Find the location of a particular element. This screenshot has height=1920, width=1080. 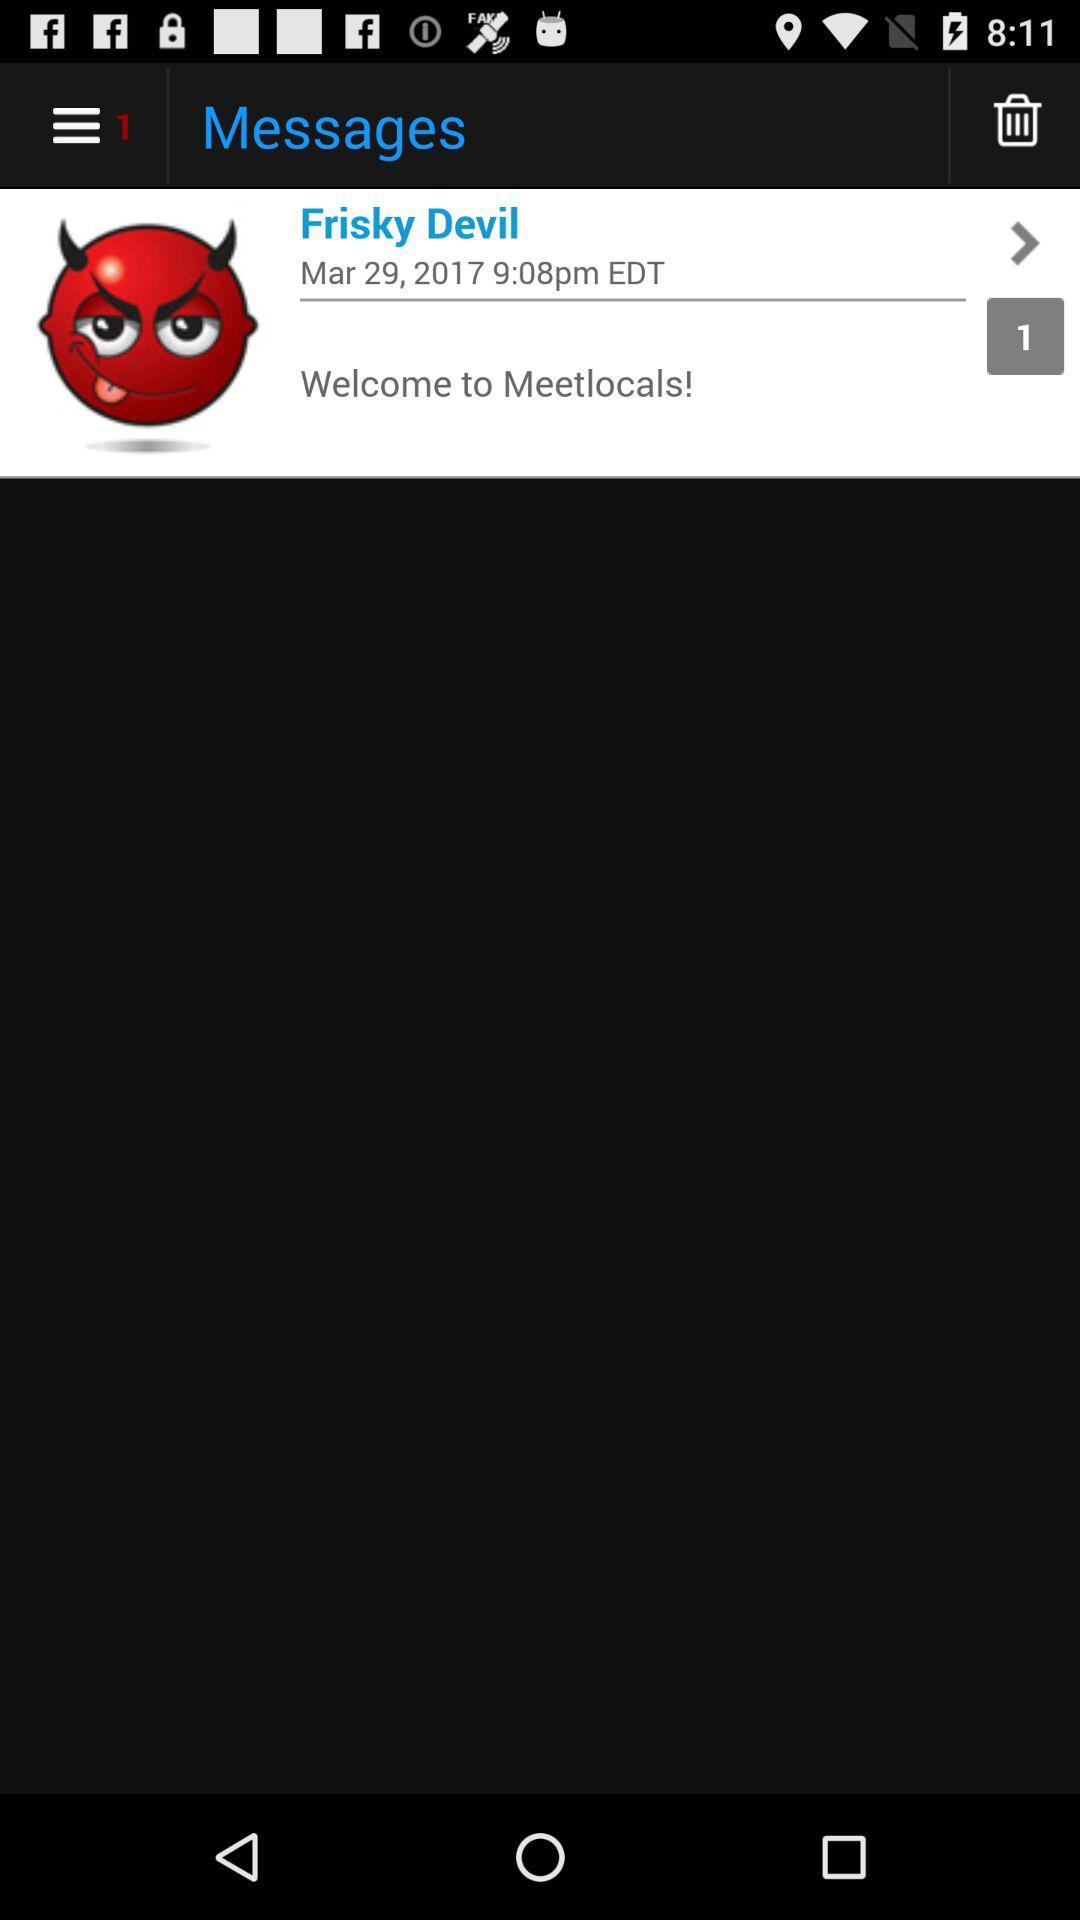

delete message s is located at coordinates (1018, 124).